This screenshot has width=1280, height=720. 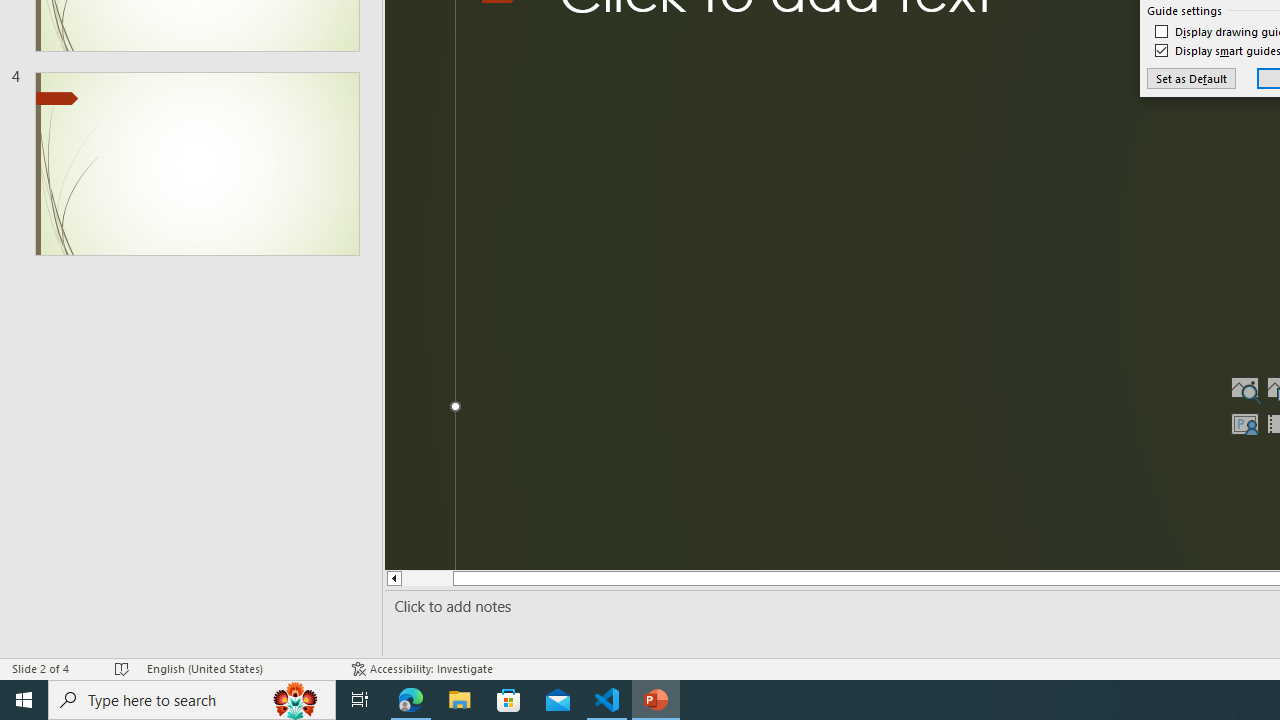 I want to click on 'Insert Cameo', so click(x=1243, y=423).